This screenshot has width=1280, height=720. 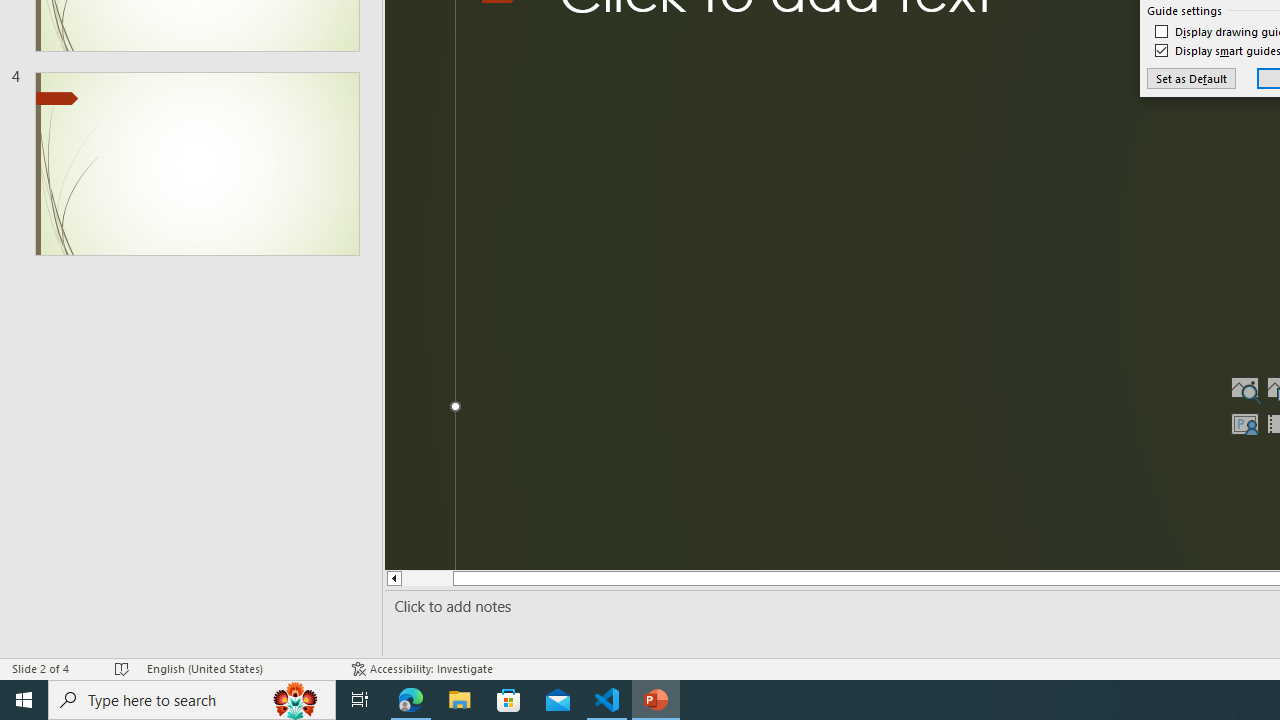 I want to click on 'Insert Cameo', so click(x=1243, y=423).